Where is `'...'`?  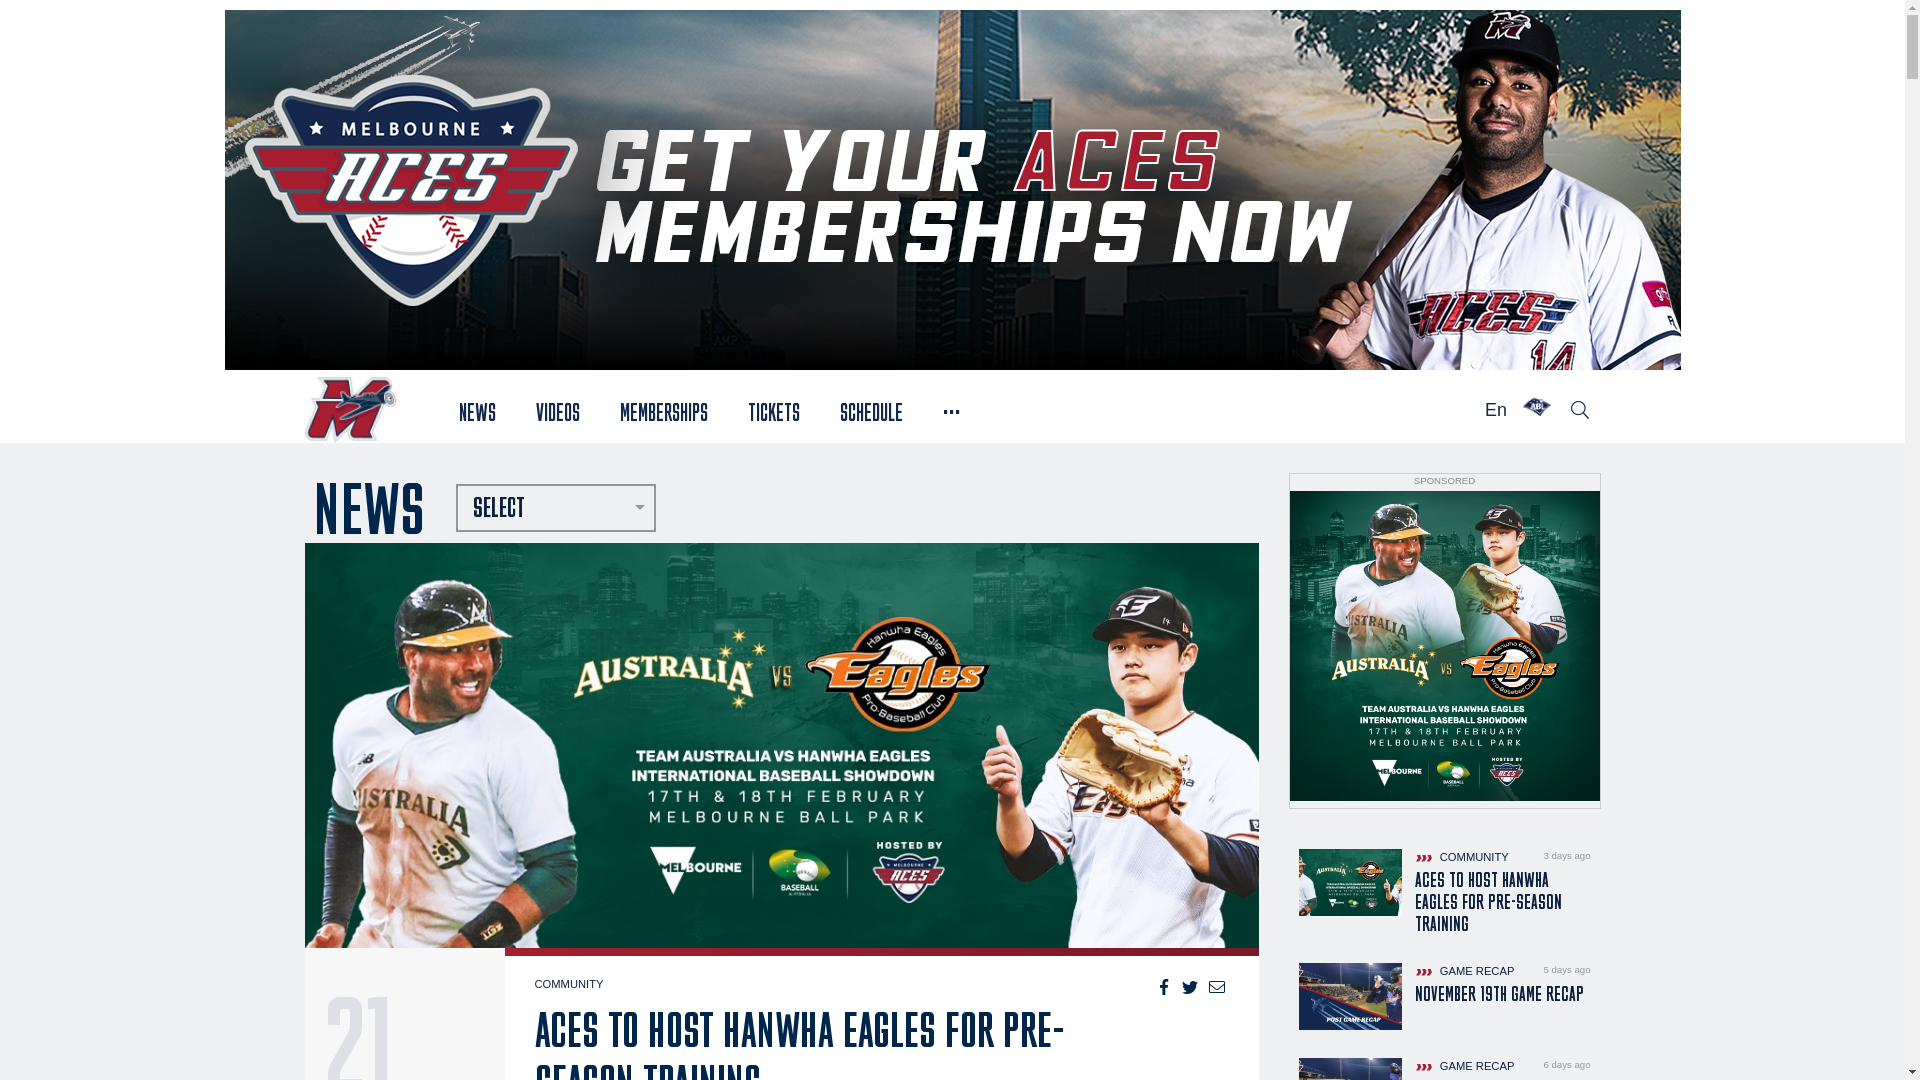
'...' is located at coordinates (921, 408).